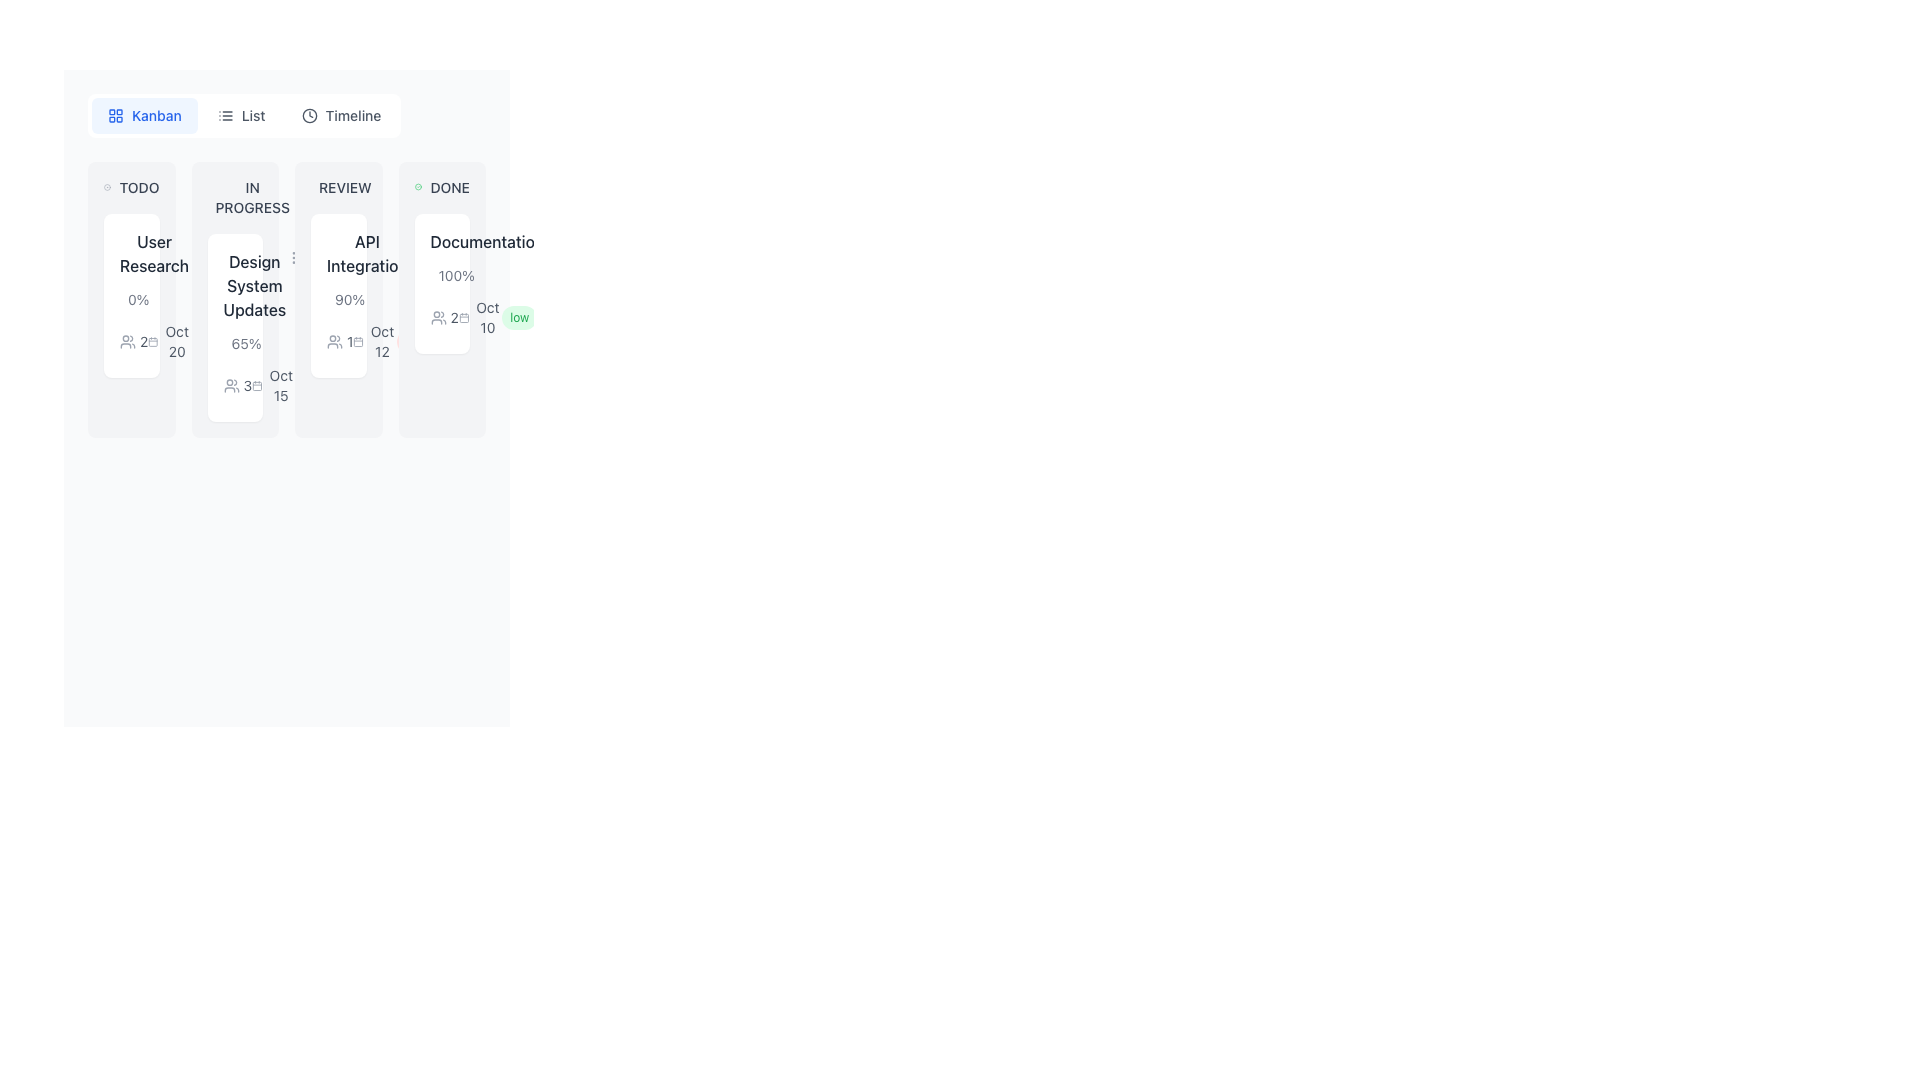  I want to click on the static text indicating the deadline for the task card in the second card of the Kanban board under the 'IN PROGRESS' column, located beneath the '65%' completion text and alongside a gray calendar icon, so click(280, 385).